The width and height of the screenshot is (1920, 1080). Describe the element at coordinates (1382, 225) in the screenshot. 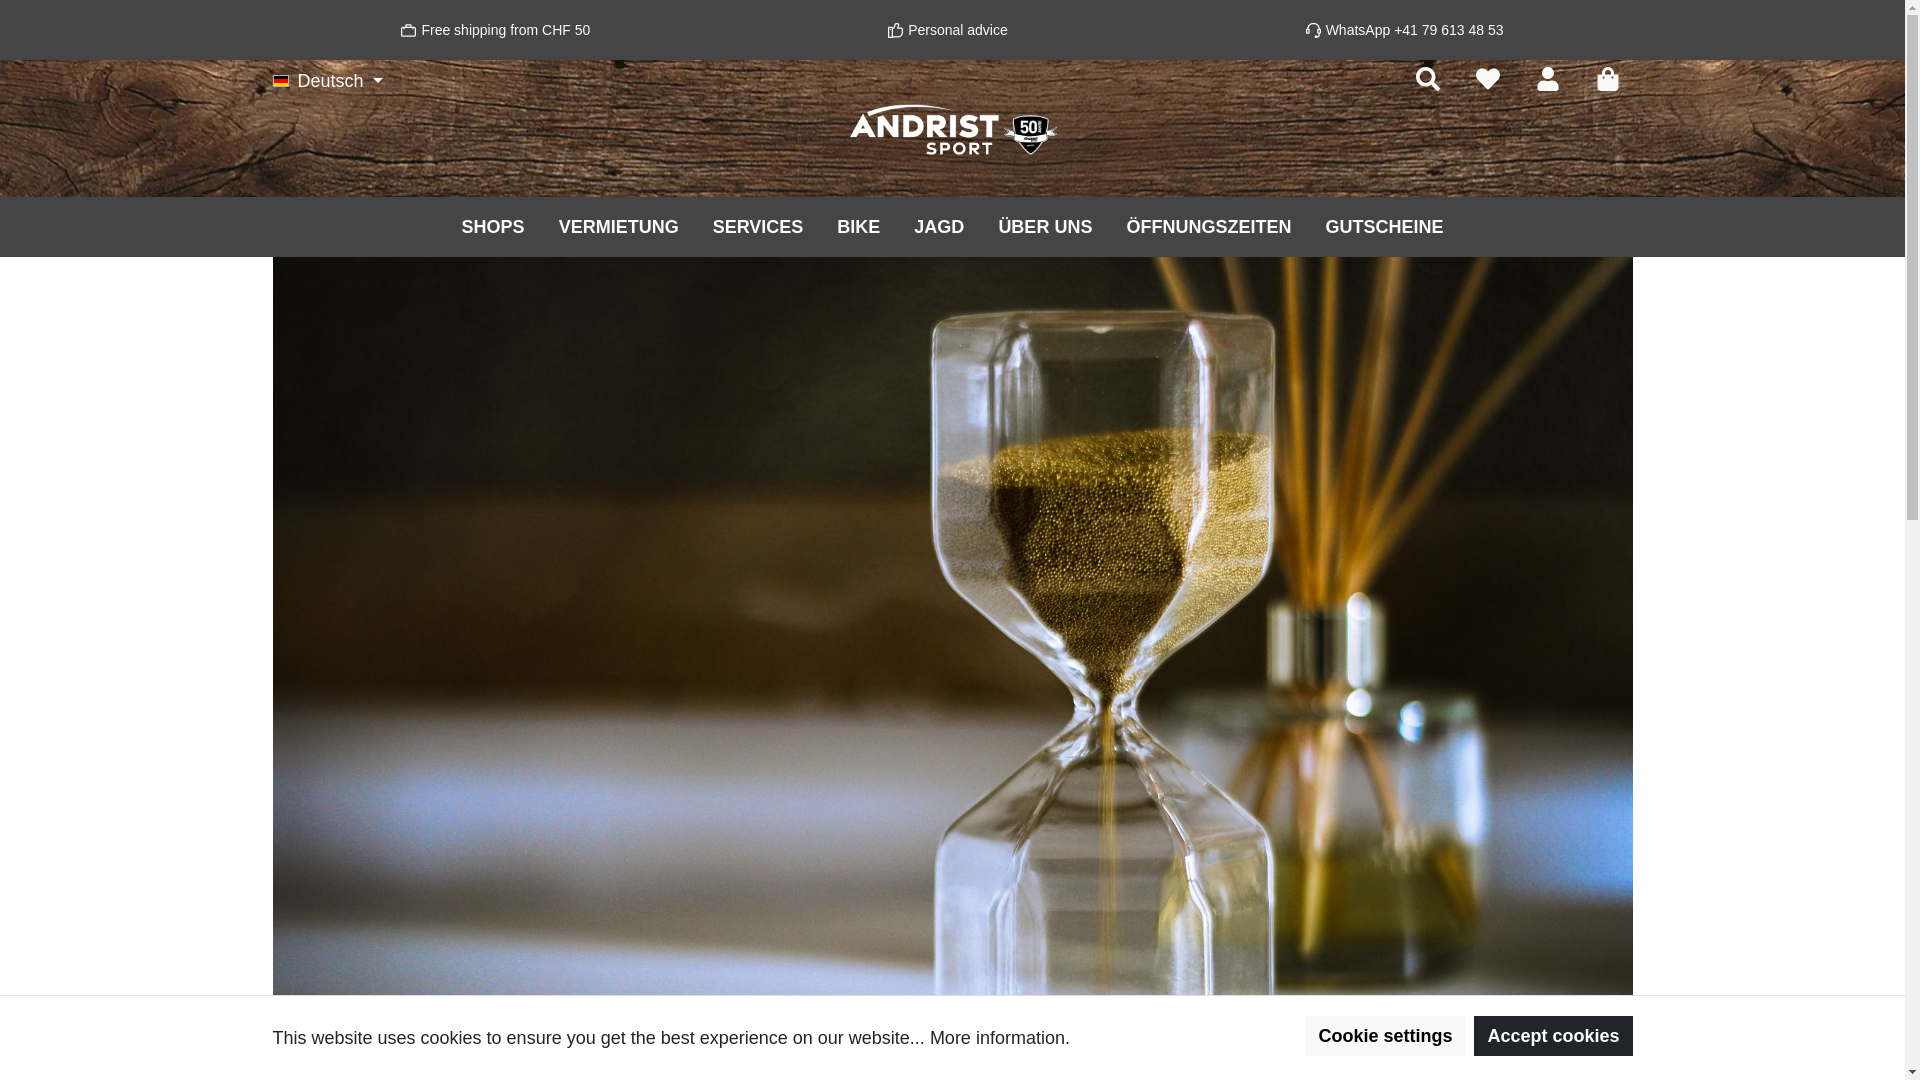

I see `'GUTSCHEINE'` at that location.